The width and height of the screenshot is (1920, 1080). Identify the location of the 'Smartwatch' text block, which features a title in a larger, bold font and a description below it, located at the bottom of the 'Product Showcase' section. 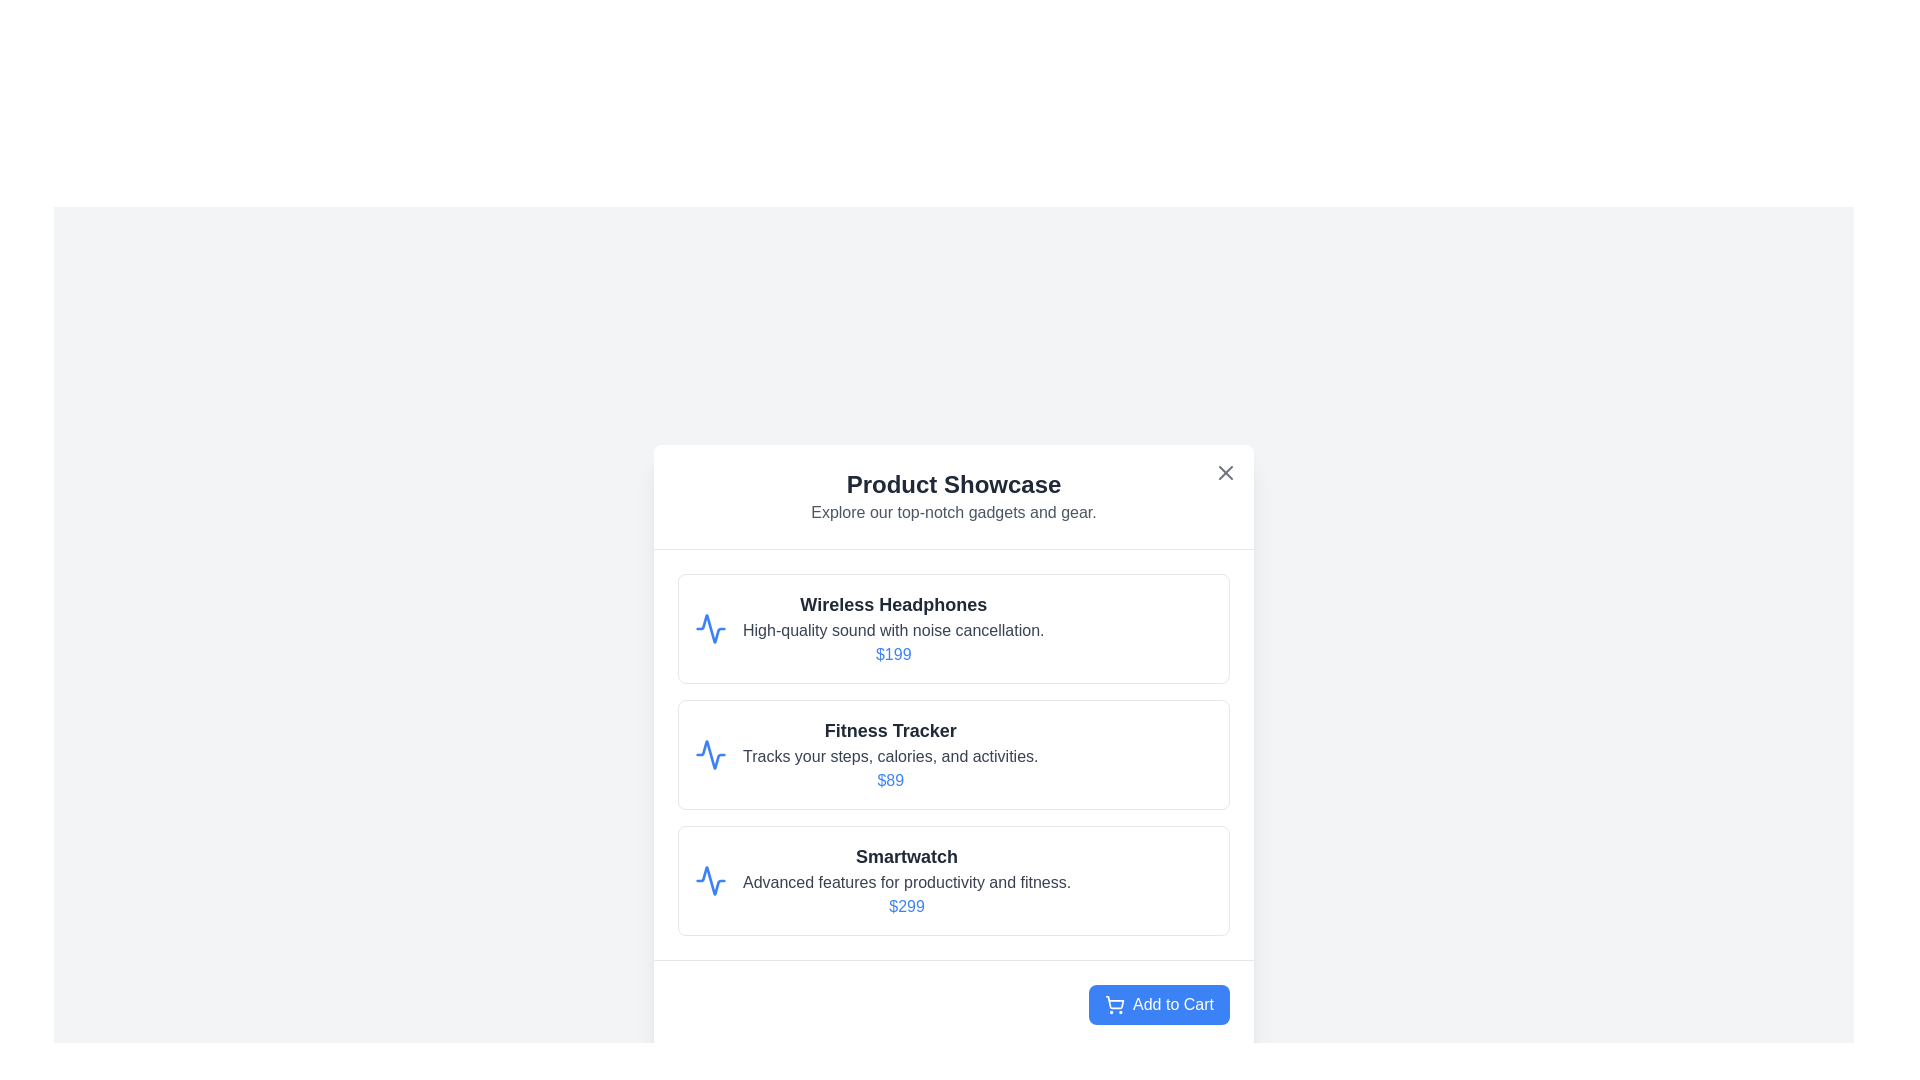
(906, 879).